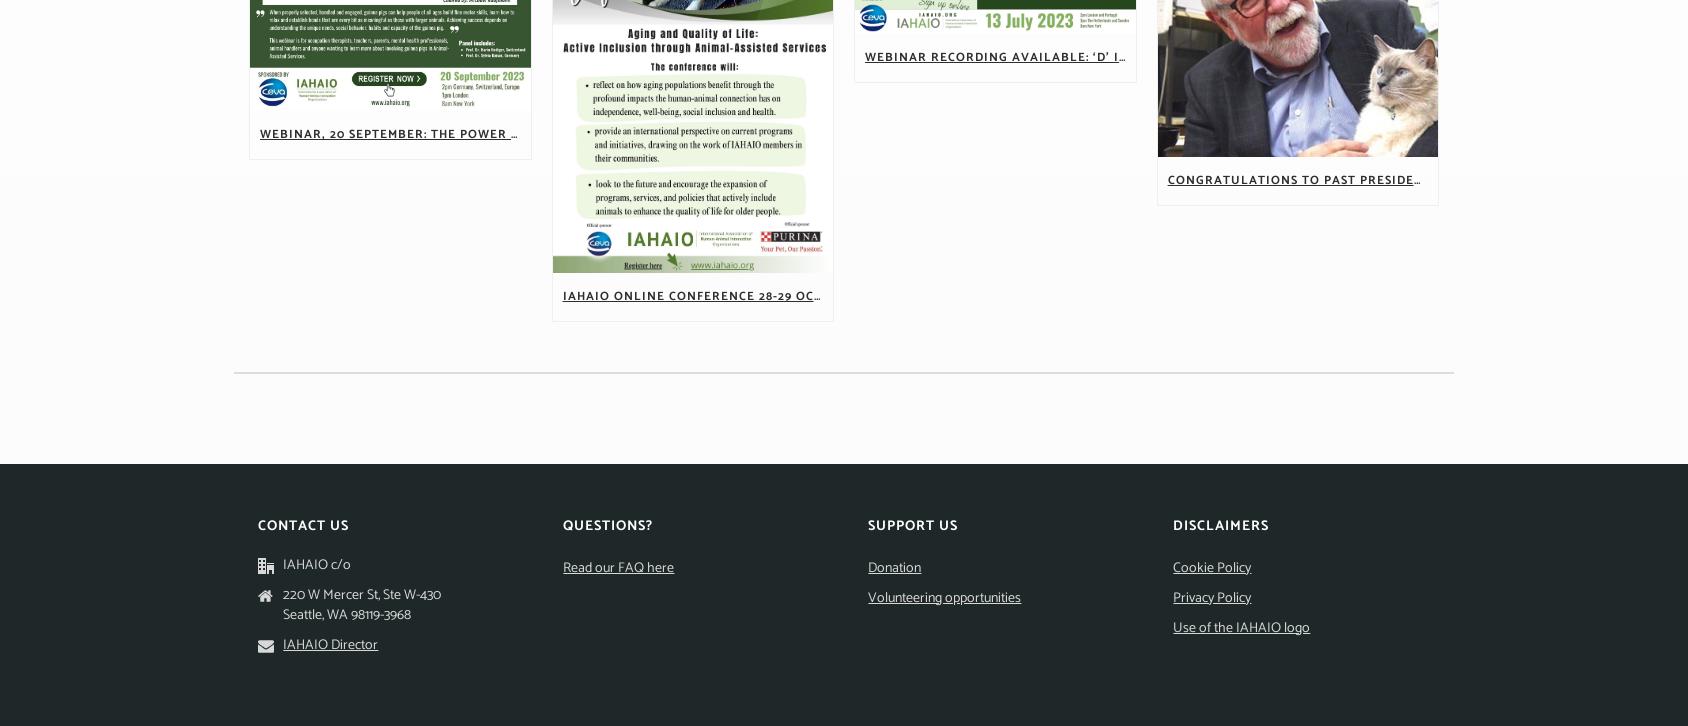 This screenshot has width=1688, height=726. What do you see at coordinates (347, 613) in the screenshot?
I see `'Seattle, WA 98119-3968'` at bounding box center [347, 613].